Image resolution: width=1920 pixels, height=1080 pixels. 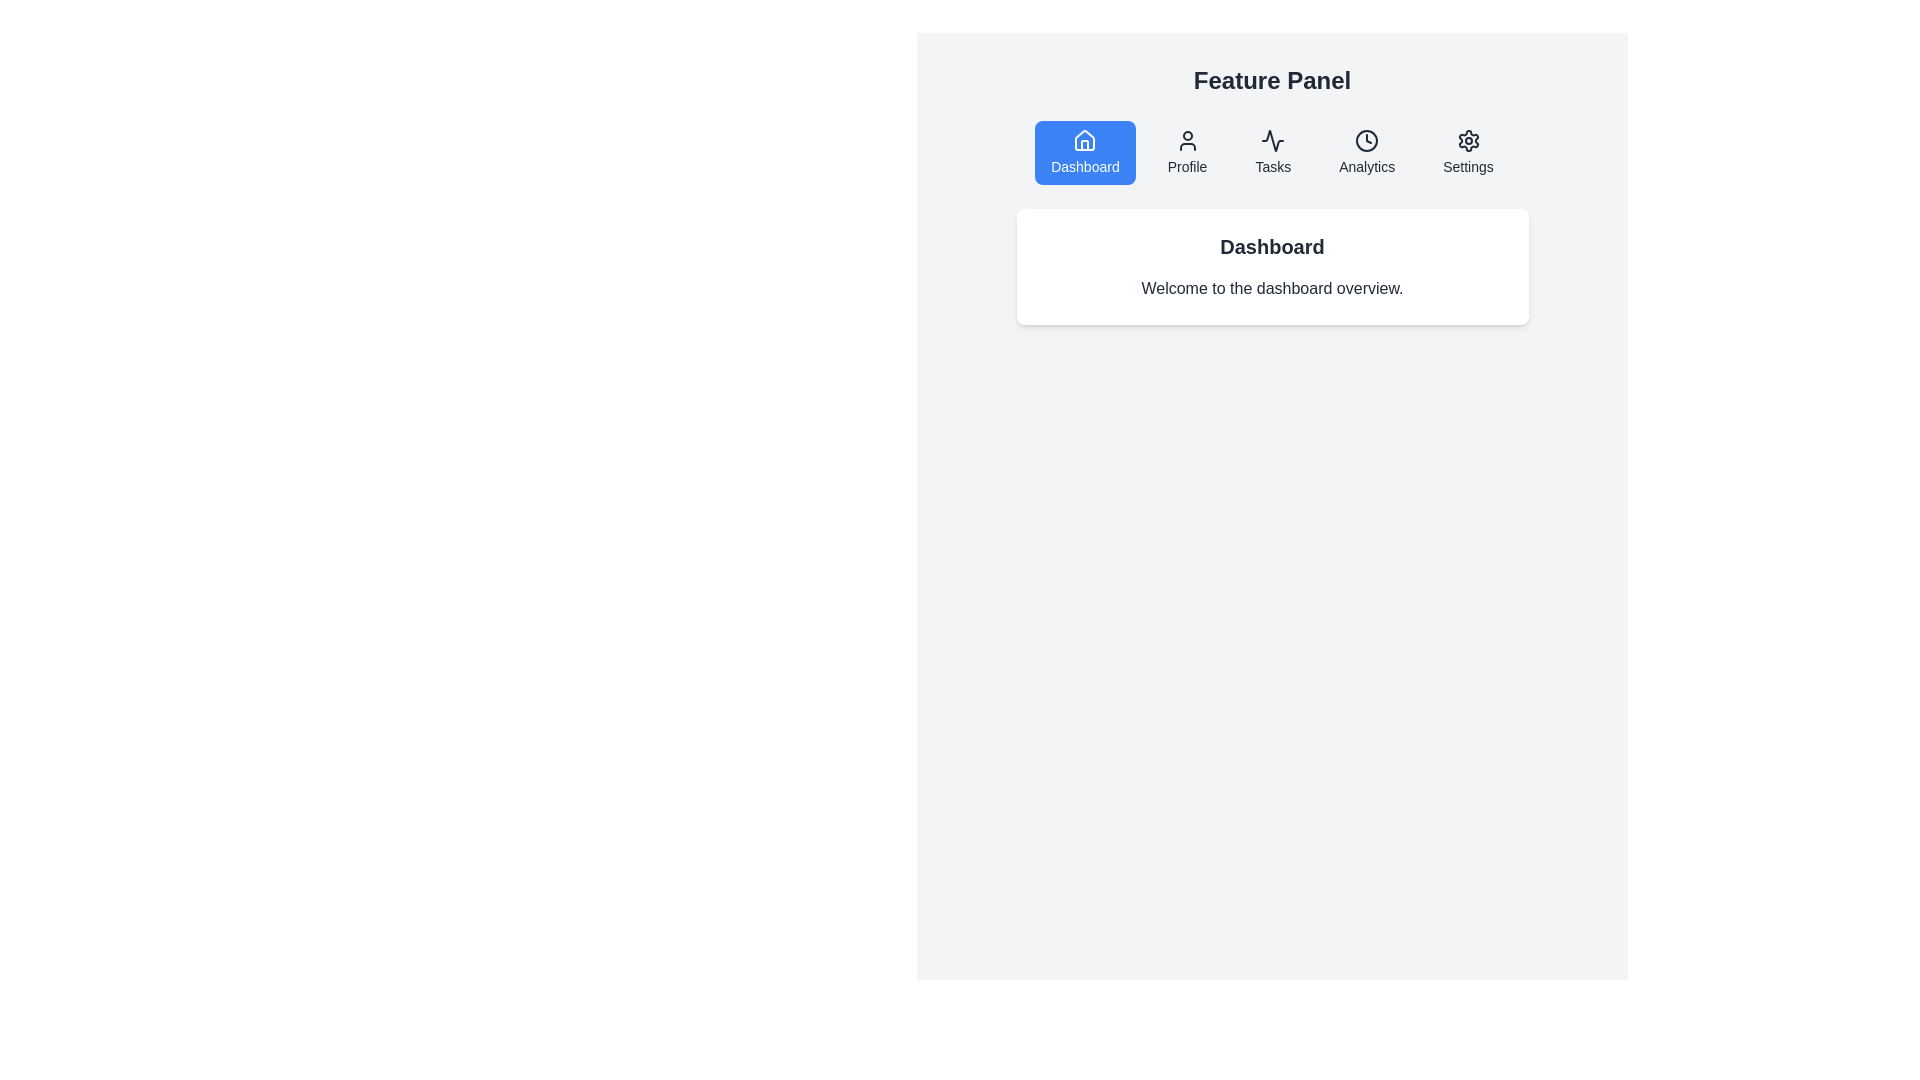 I want to click on the 'Settings' icon located at the top-right corner of the panel, so click(x=1468, y=140).